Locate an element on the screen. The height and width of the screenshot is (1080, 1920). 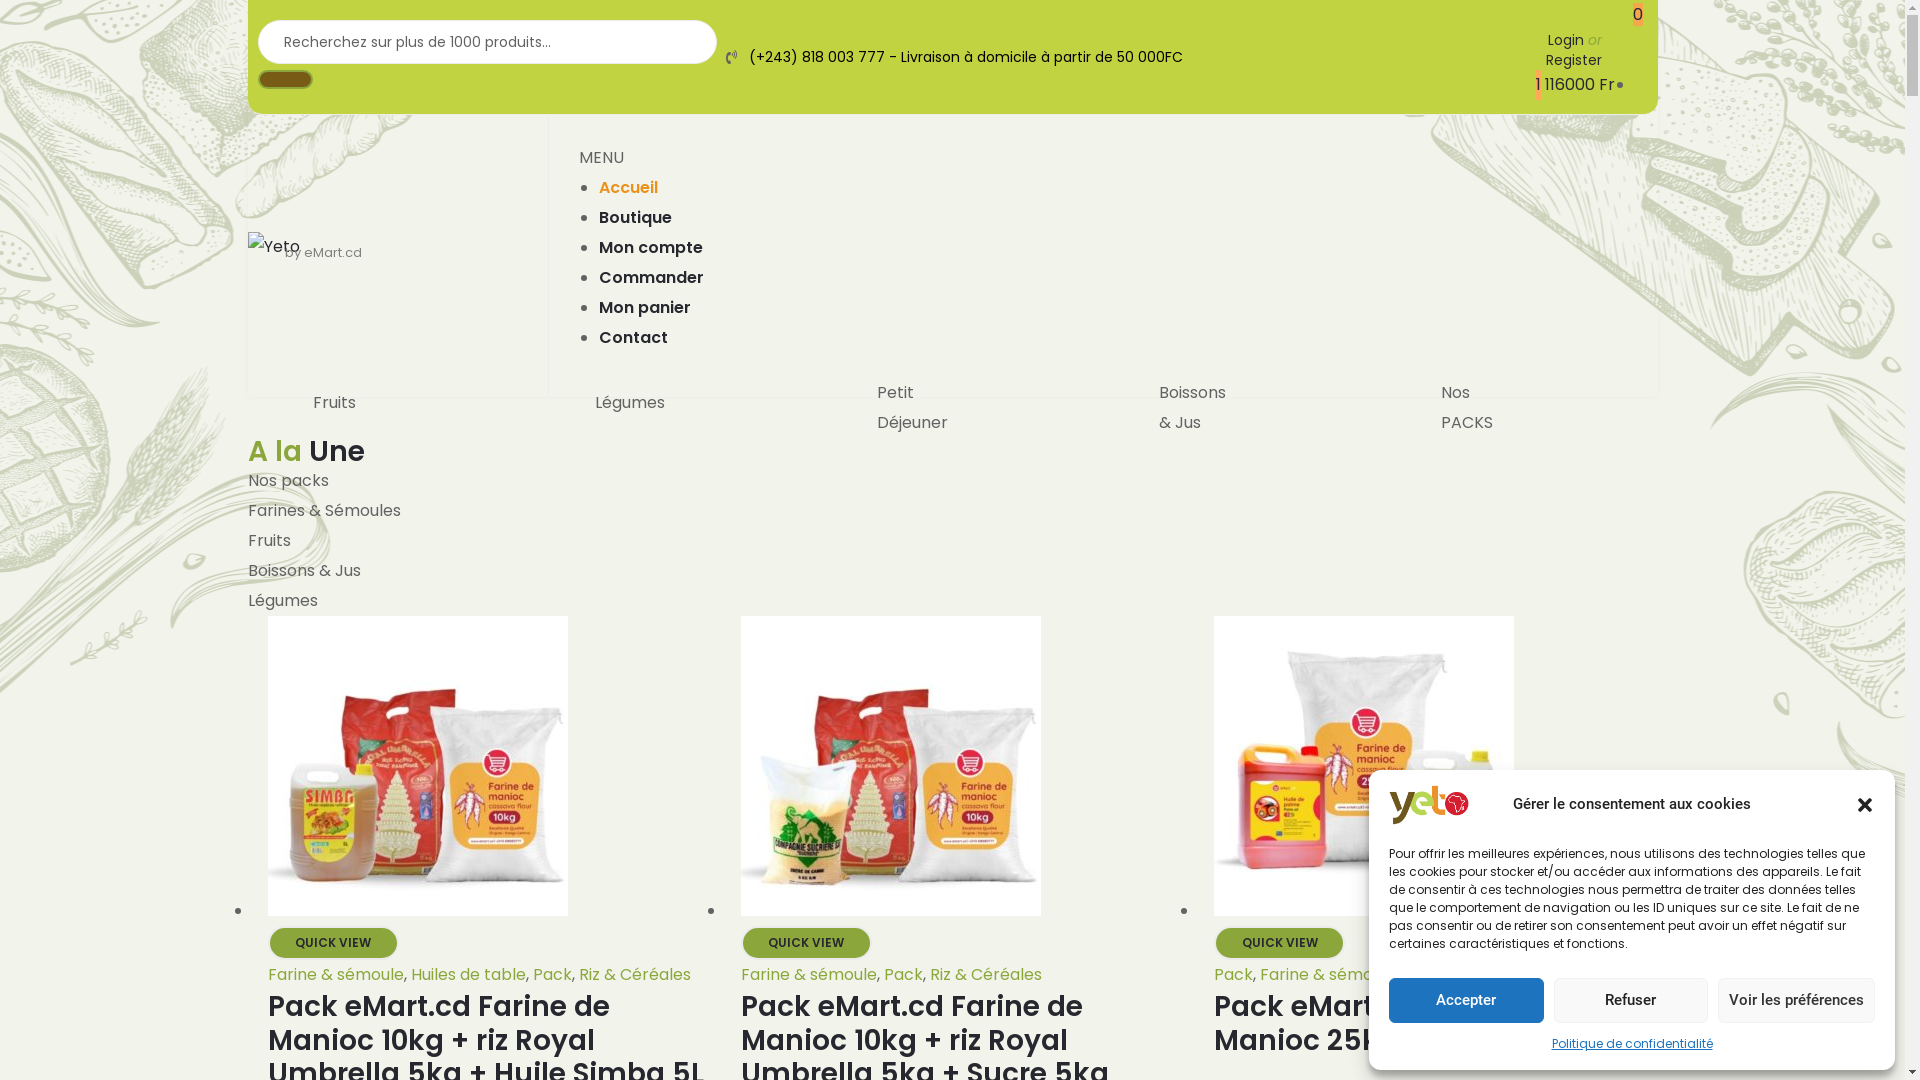
'Accueil' is located at coordinates (598, 187).